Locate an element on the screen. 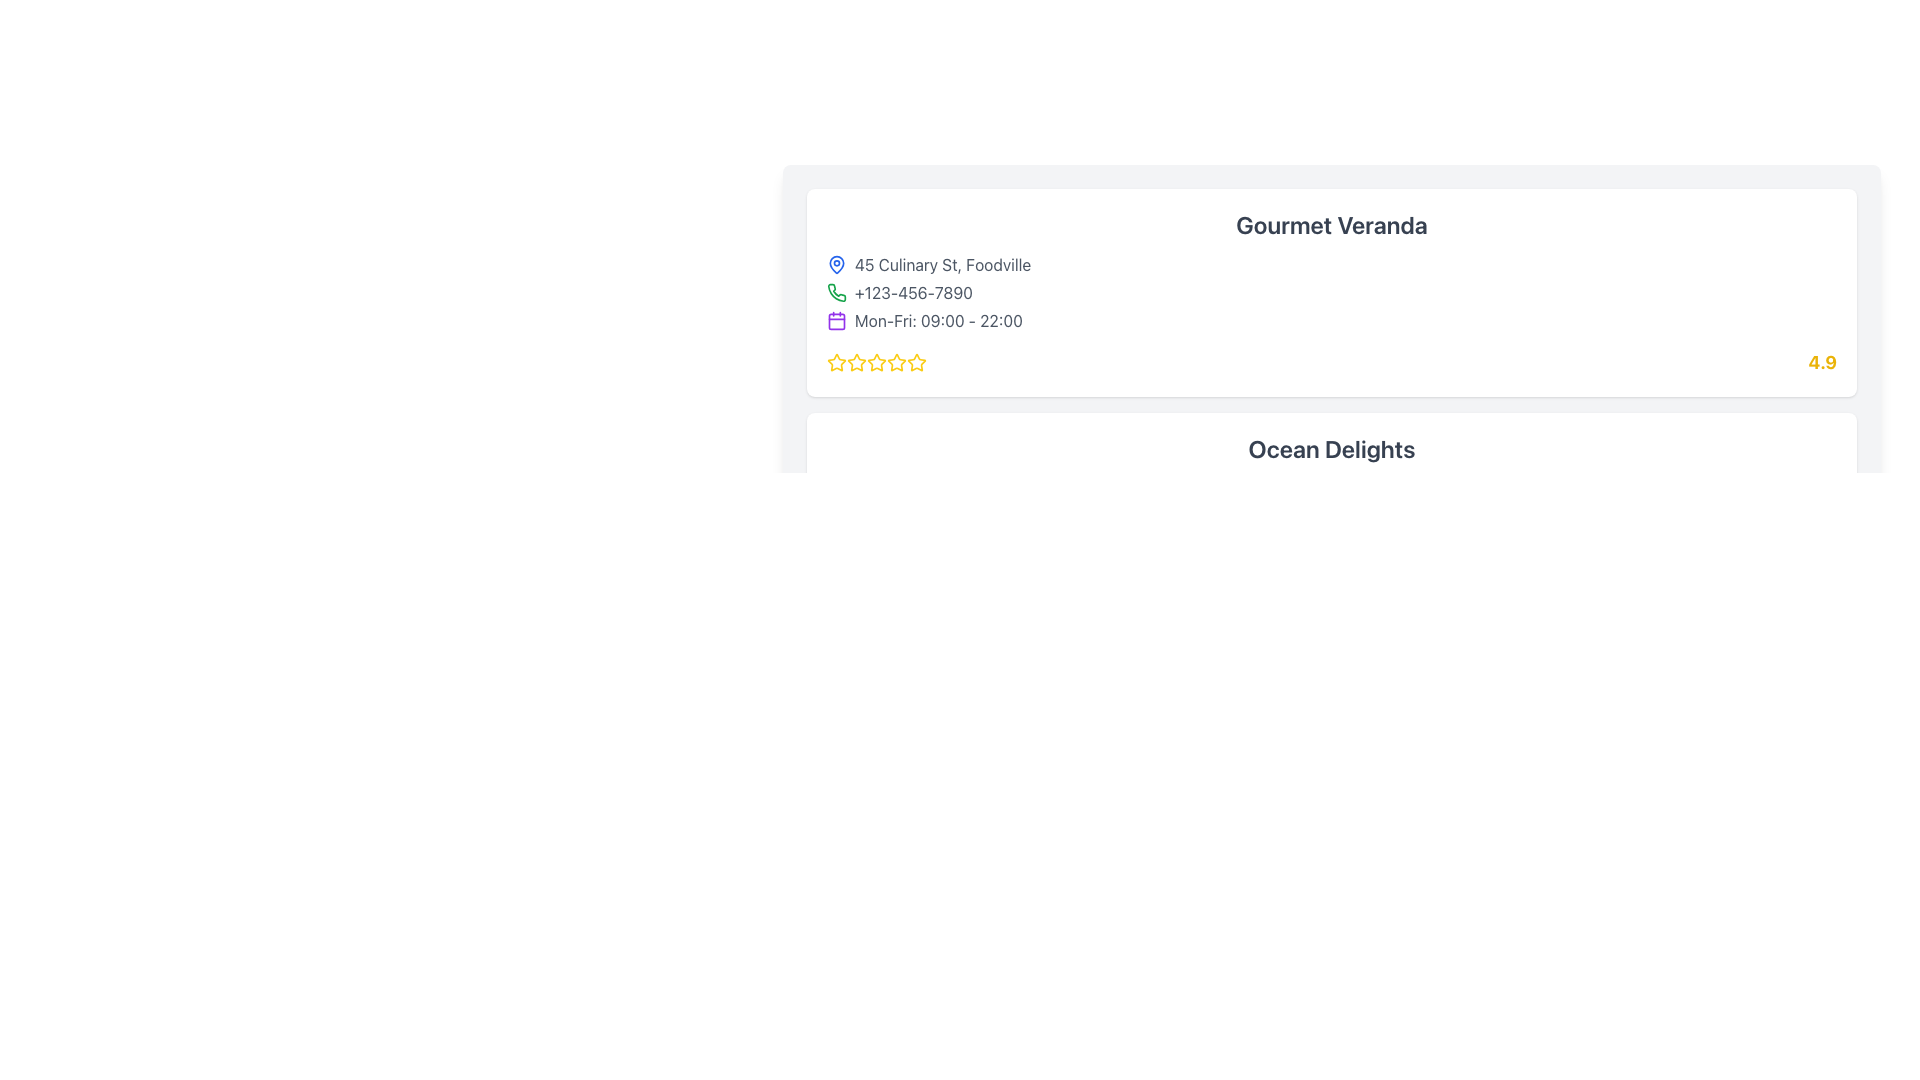 The height and width of the screenshot is (1080, 1920). the schedule icon located at the top-left corner of the operational hours section, which visually indicates the accompanying text about the schedule 'Mon-Fri: 09:00 - 22:00' is located at coordinates (836, 319).